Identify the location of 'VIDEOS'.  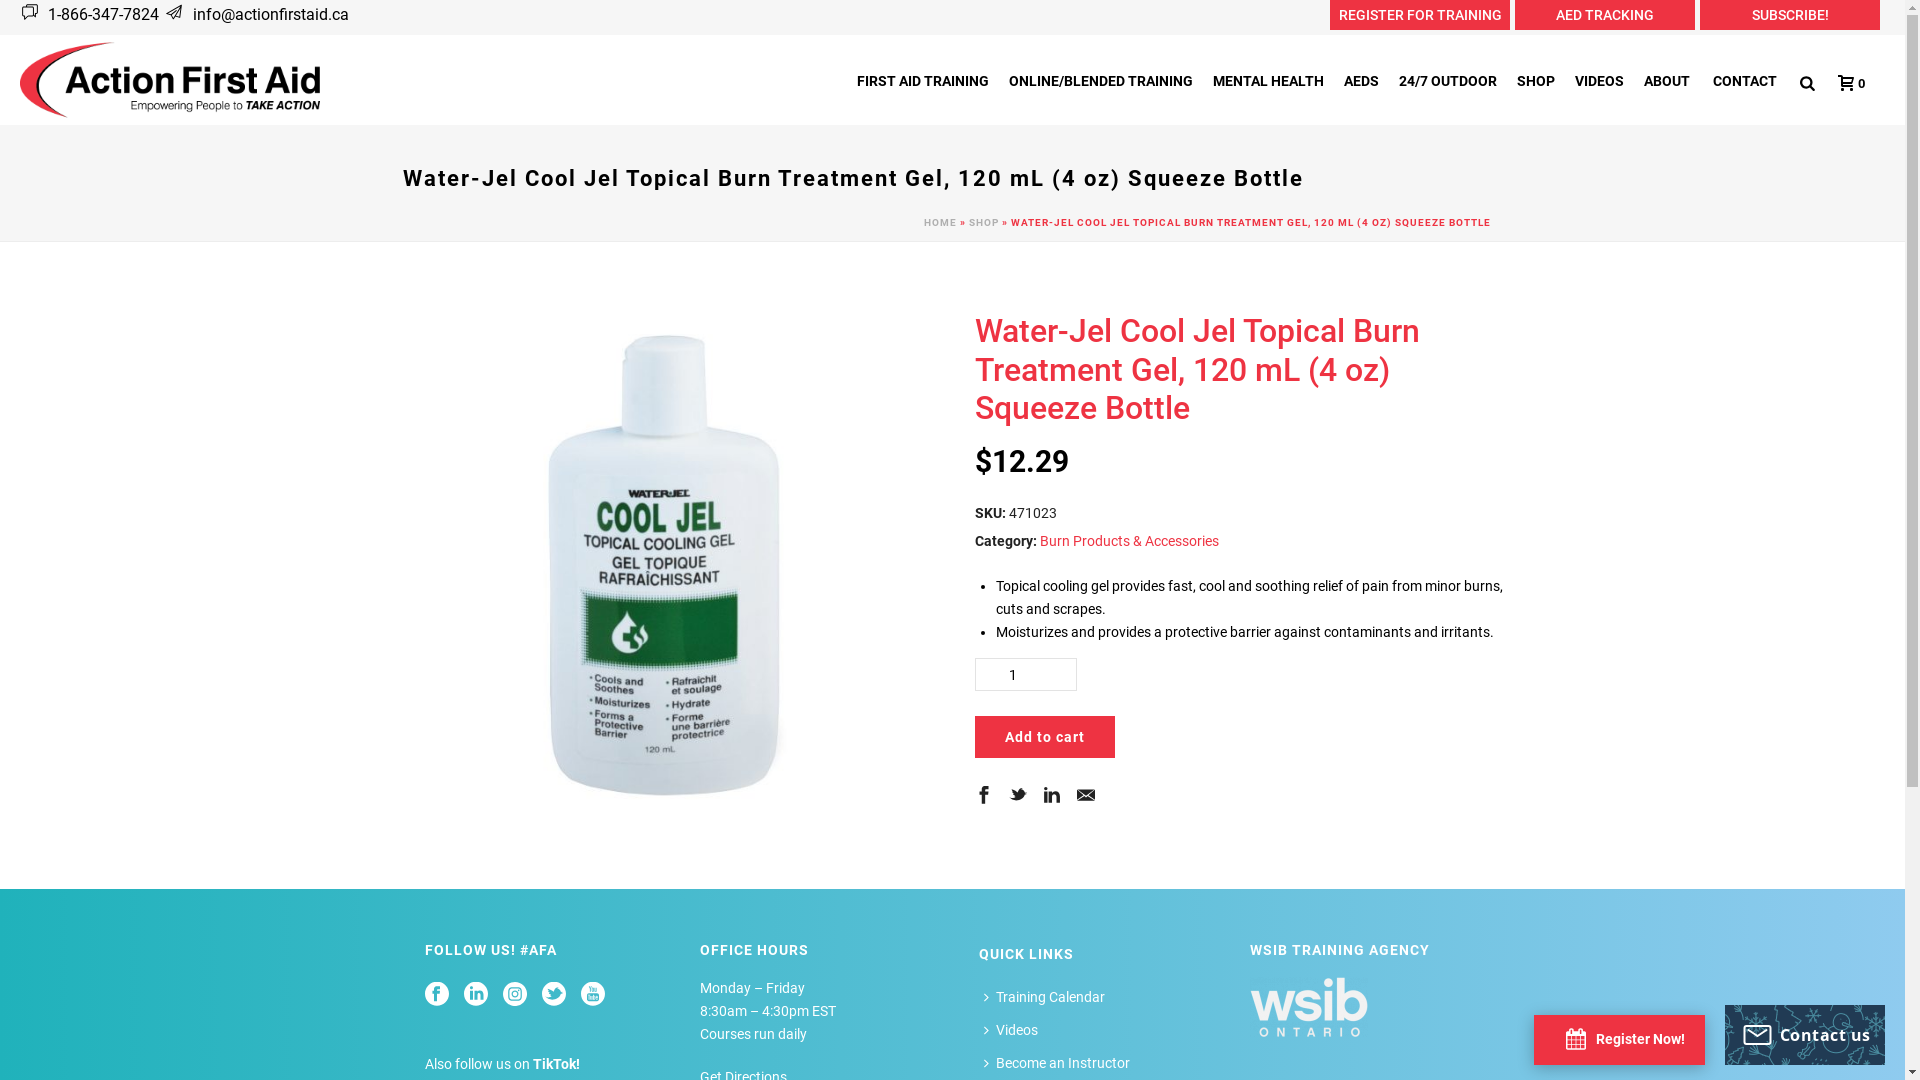
(1598, 80).